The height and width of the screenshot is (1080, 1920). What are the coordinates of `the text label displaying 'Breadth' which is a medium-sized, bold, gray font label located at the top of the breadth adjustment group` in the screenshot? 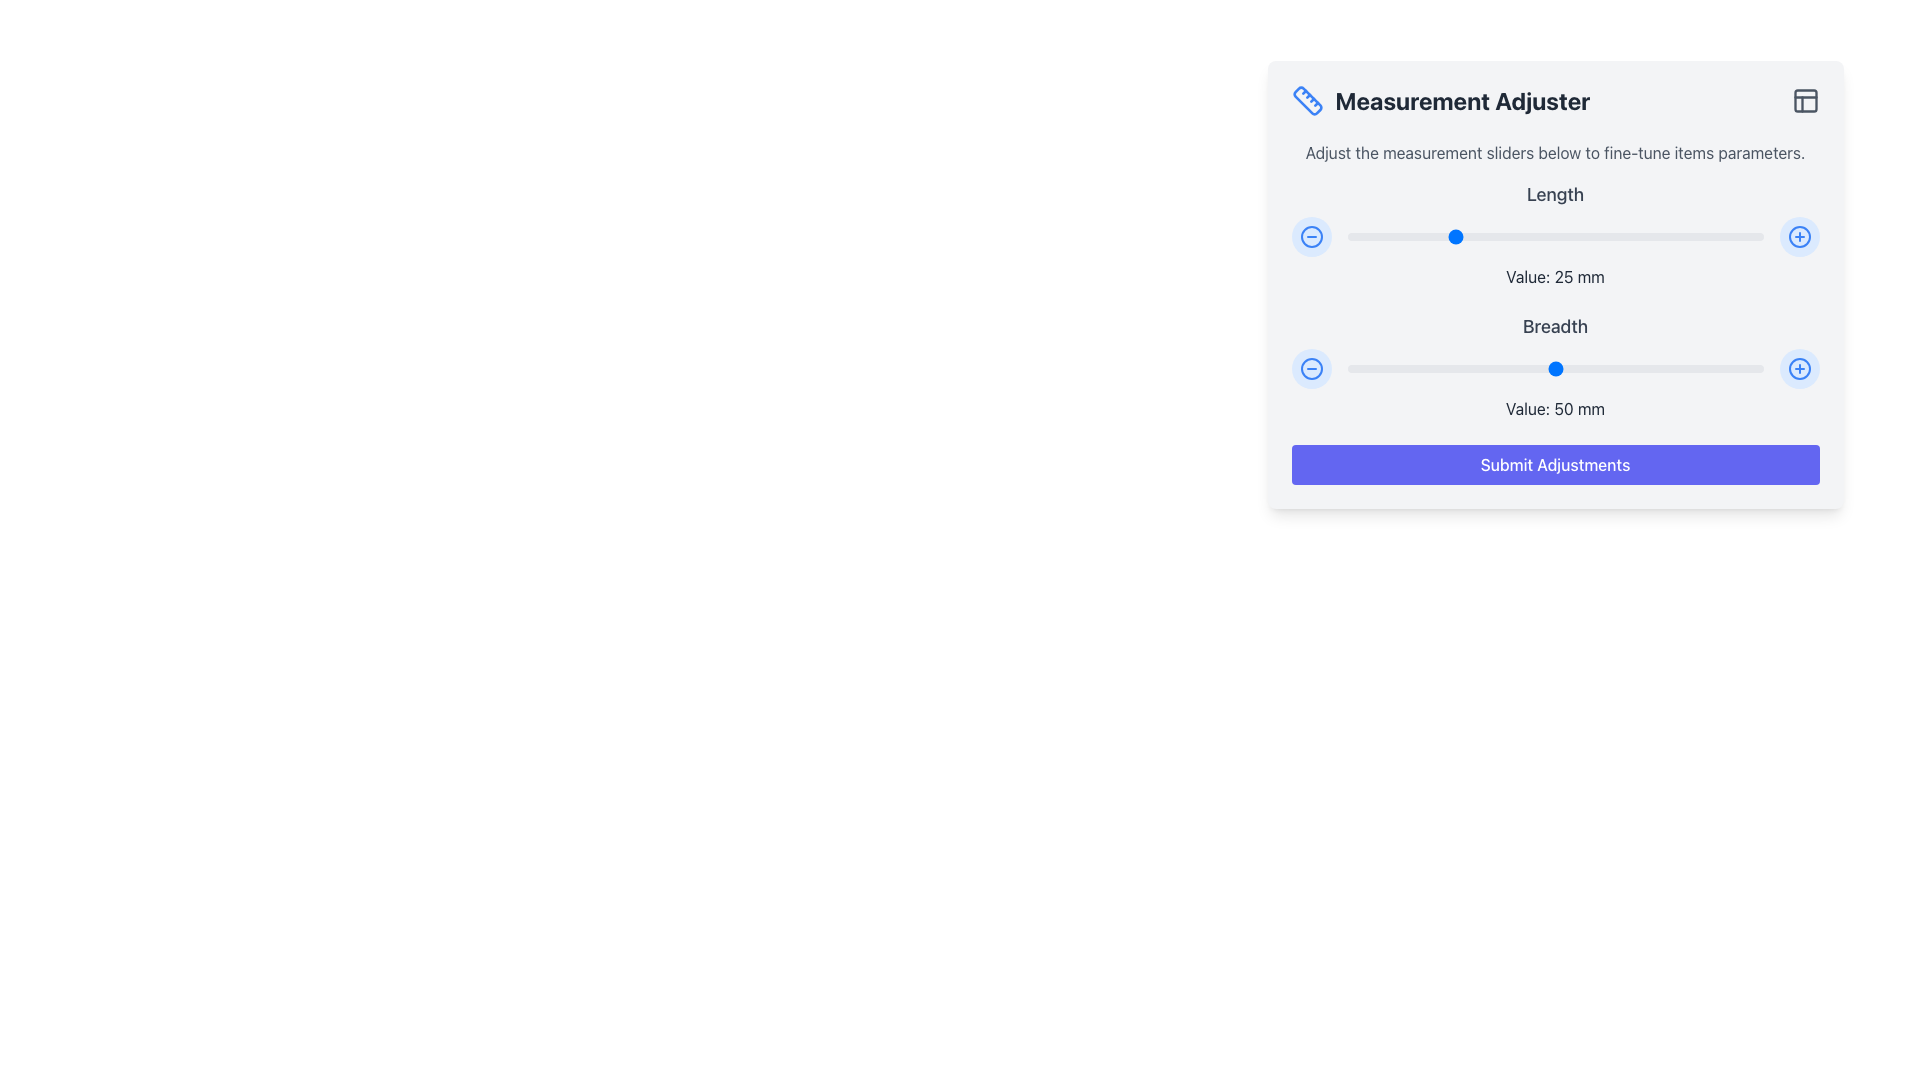 It's located at (1554, 326).